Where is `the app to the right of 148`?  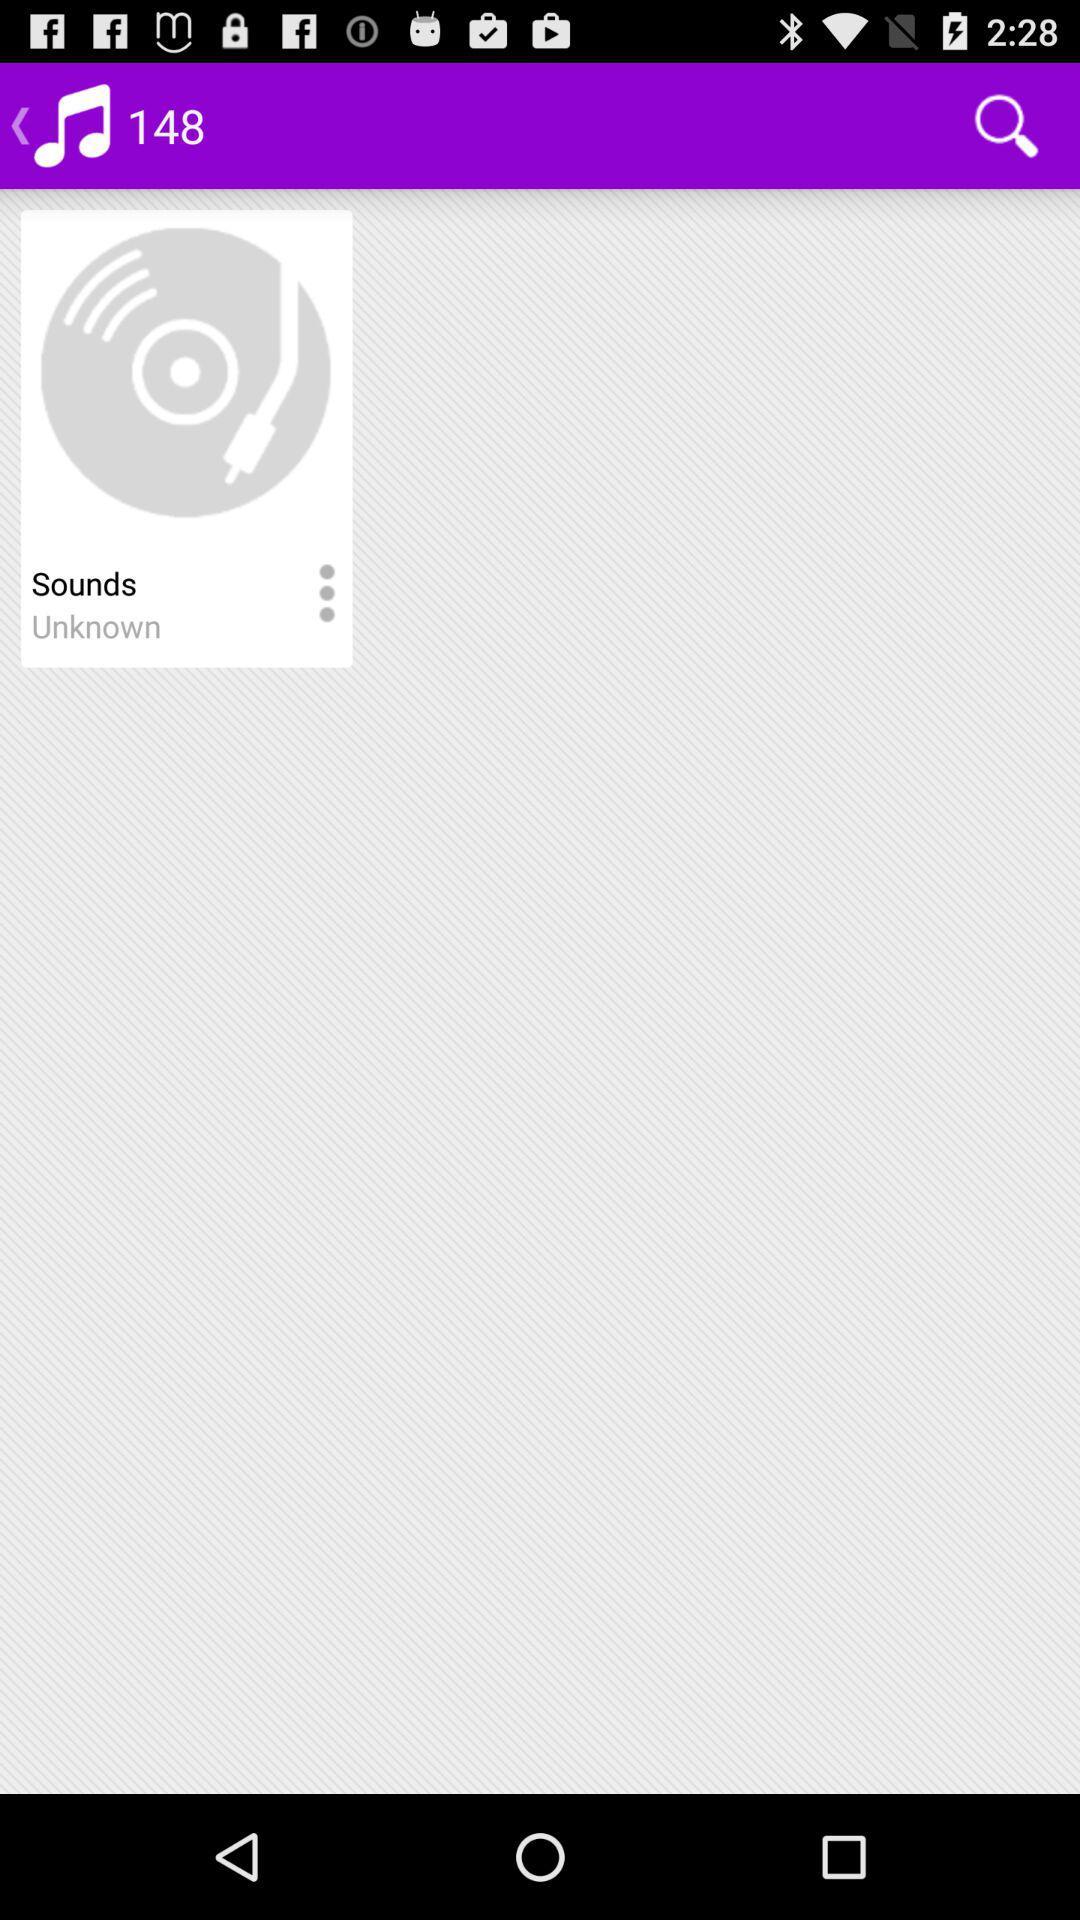
the app to the right of 148 is located at coordinates (1006, 124).